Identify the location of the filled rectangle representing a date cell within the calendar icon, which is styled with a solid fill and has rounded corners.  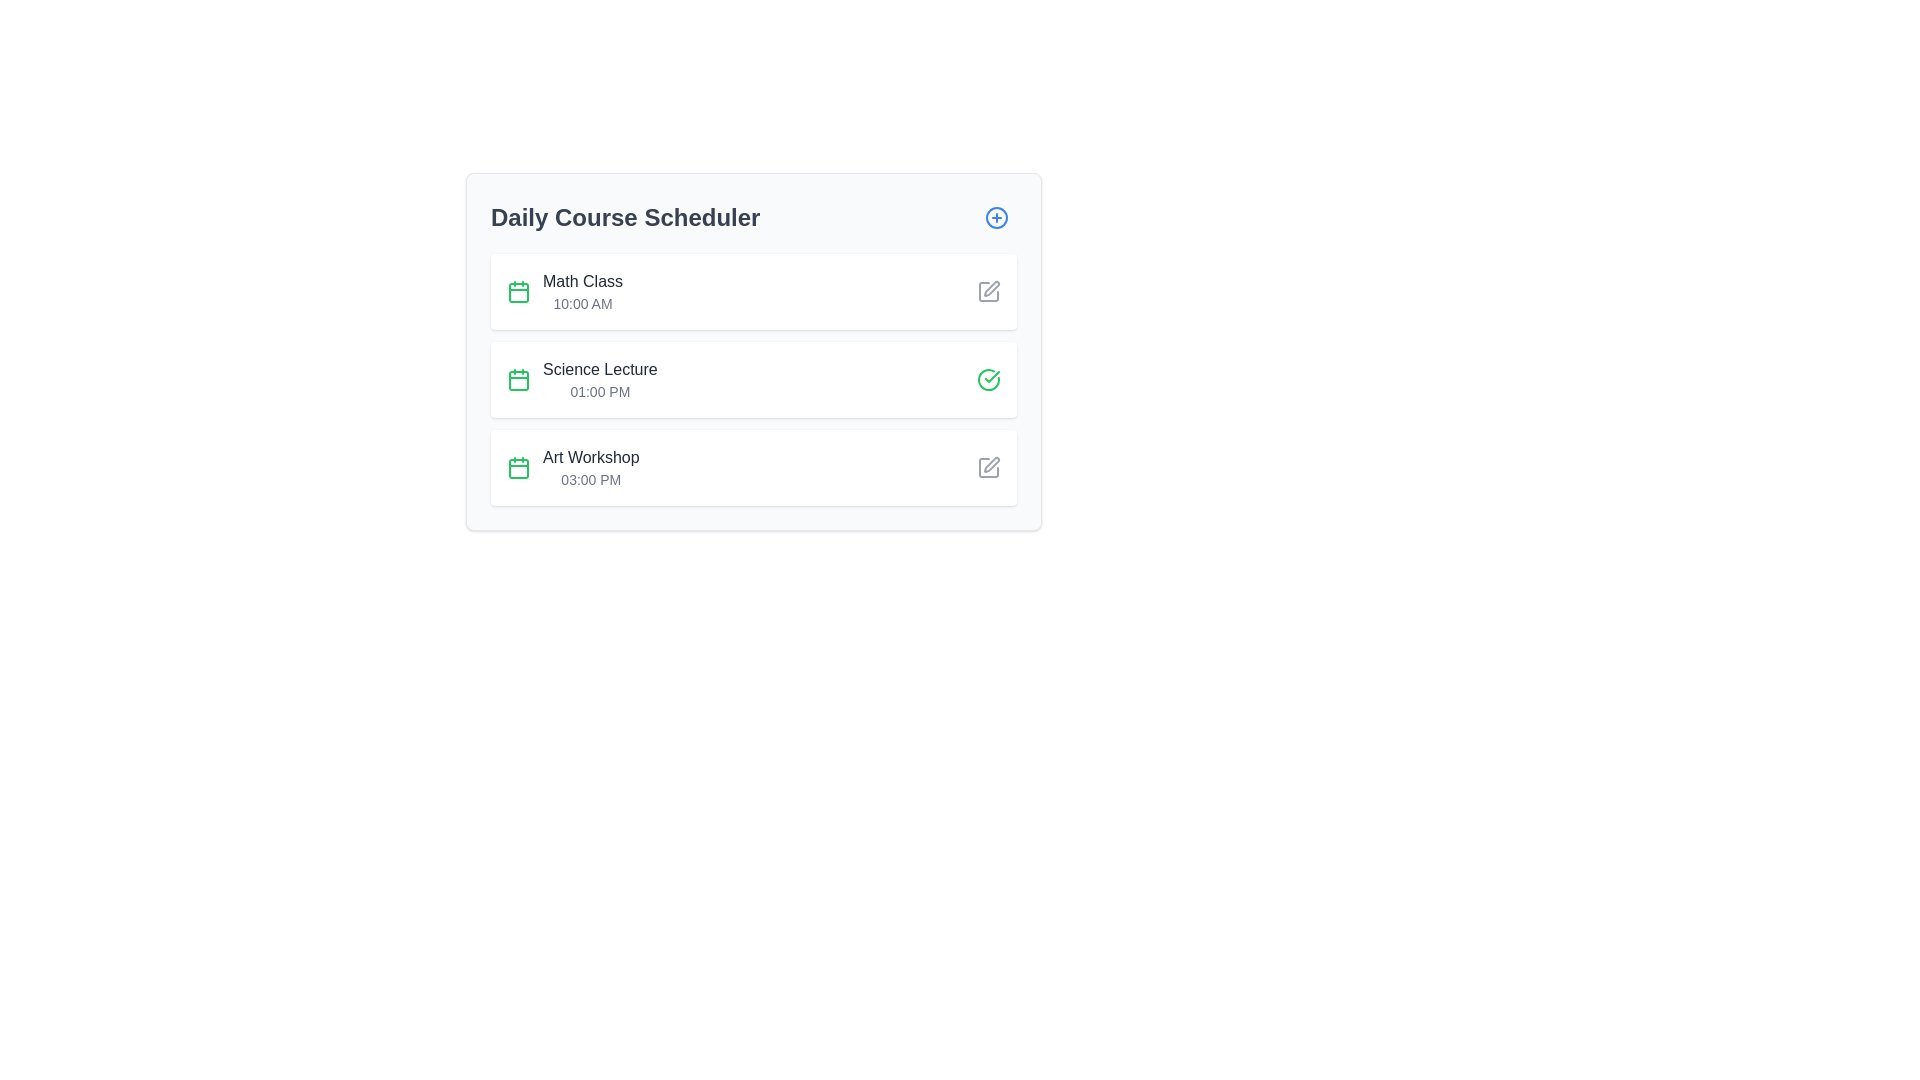
(518, 469).